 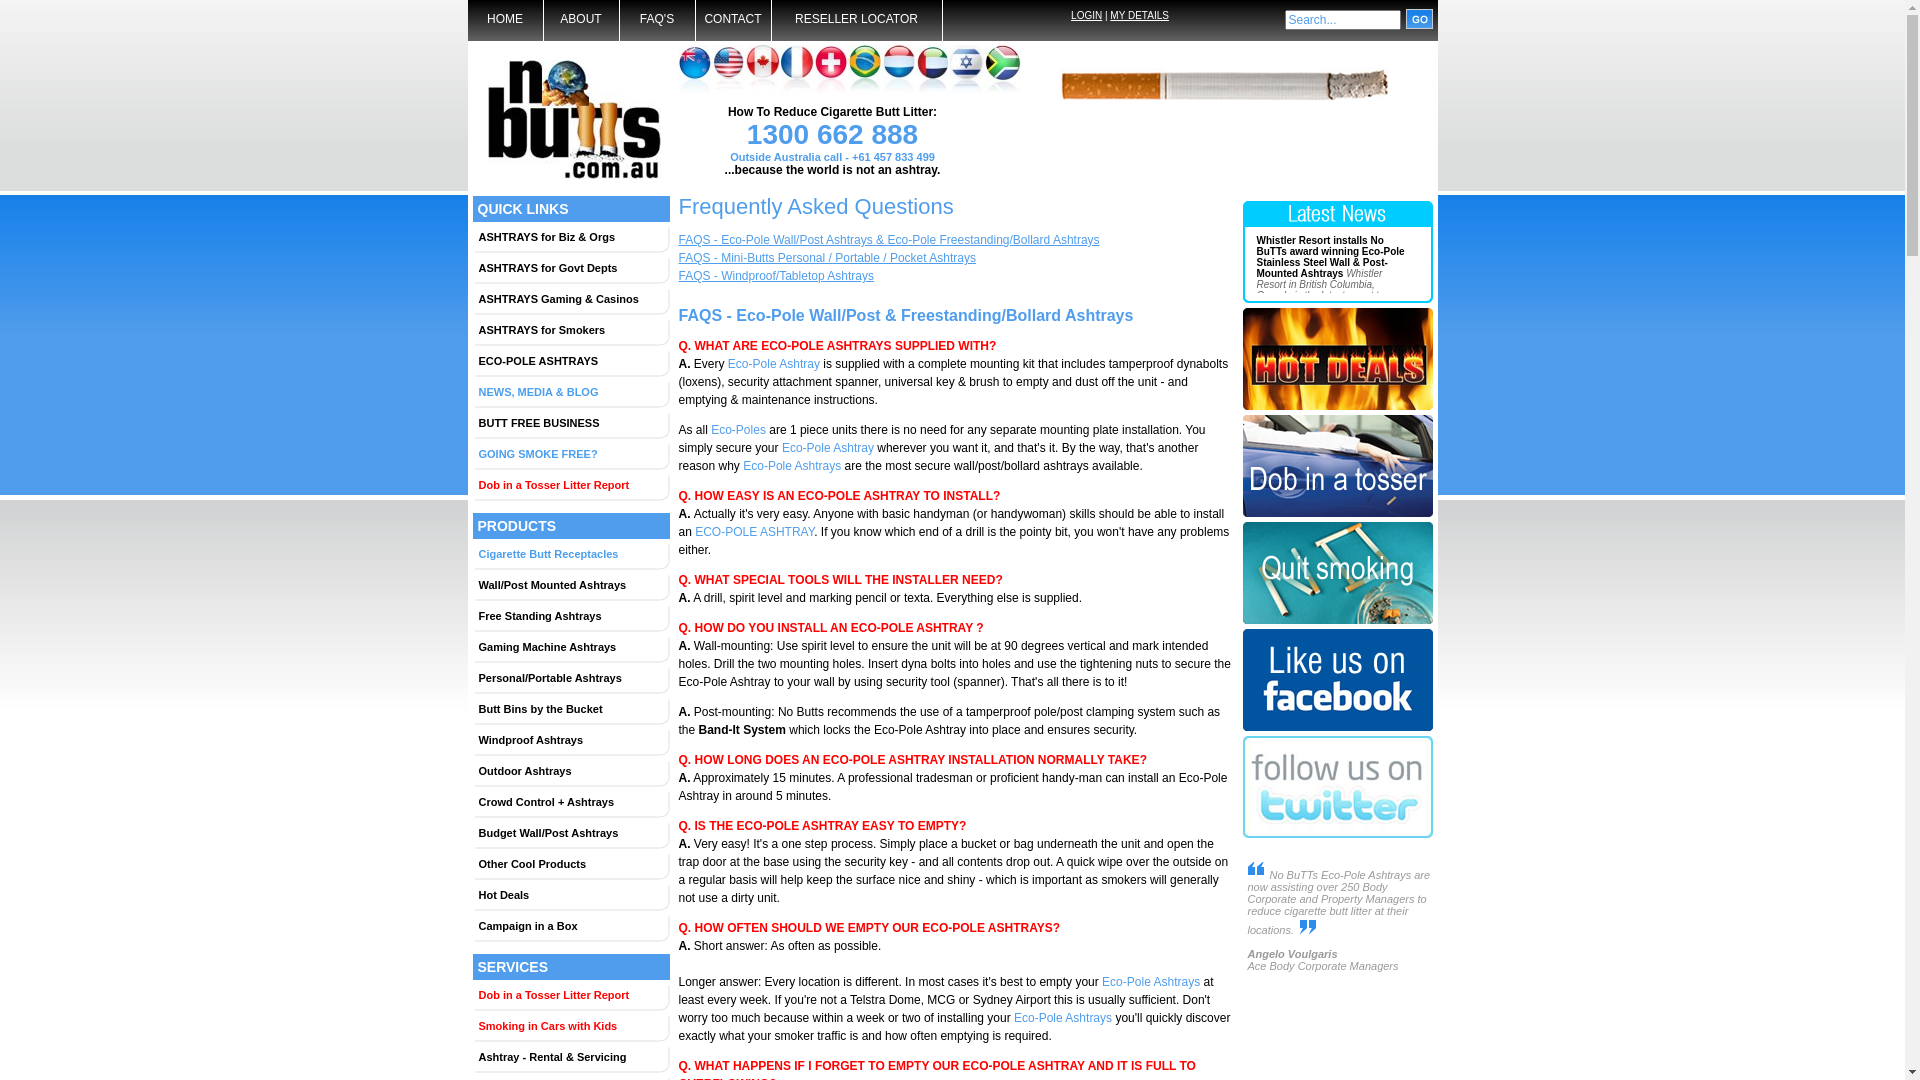 What do you see at coordinates (473, 329) in the screenshot?
I see `'ASHTRAYS for Smokers'` at bounding box center [473, 329].